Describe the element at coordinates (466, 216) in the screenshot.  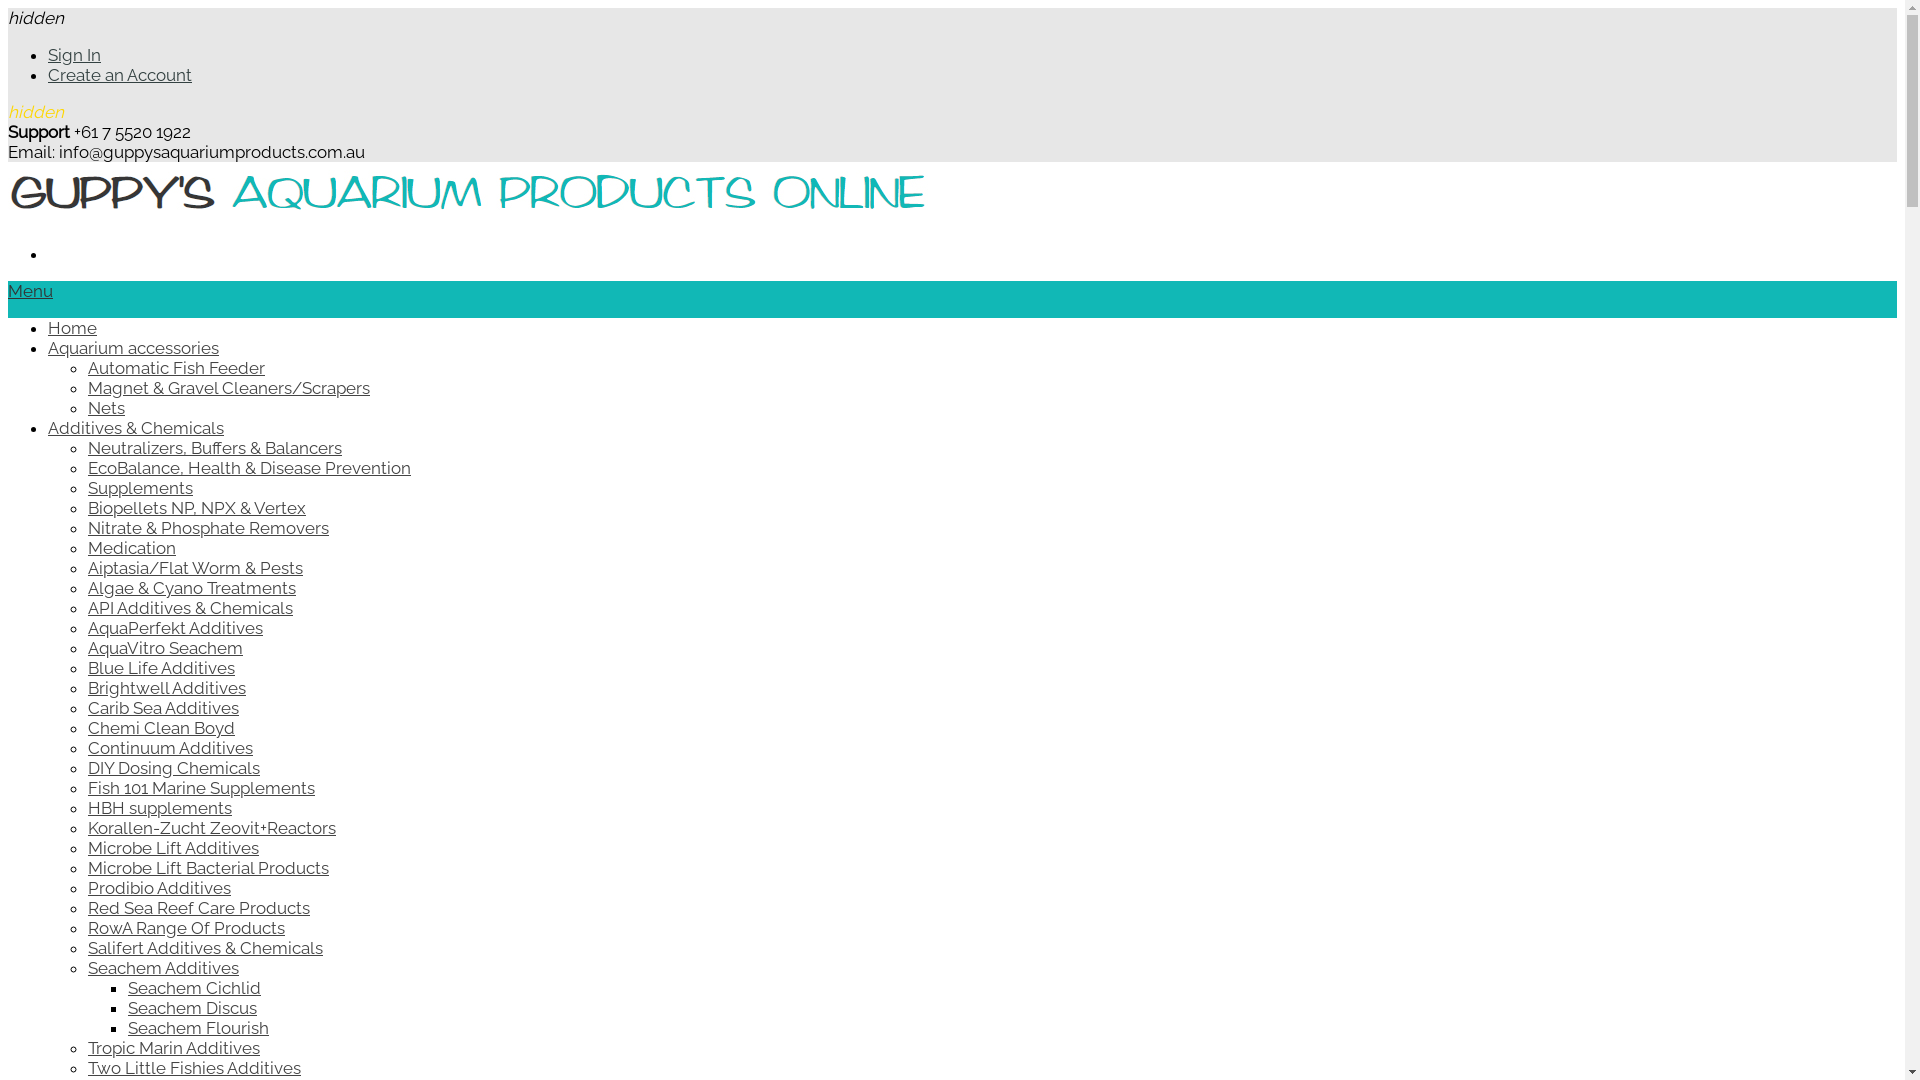
I see `'logo'` at that location.